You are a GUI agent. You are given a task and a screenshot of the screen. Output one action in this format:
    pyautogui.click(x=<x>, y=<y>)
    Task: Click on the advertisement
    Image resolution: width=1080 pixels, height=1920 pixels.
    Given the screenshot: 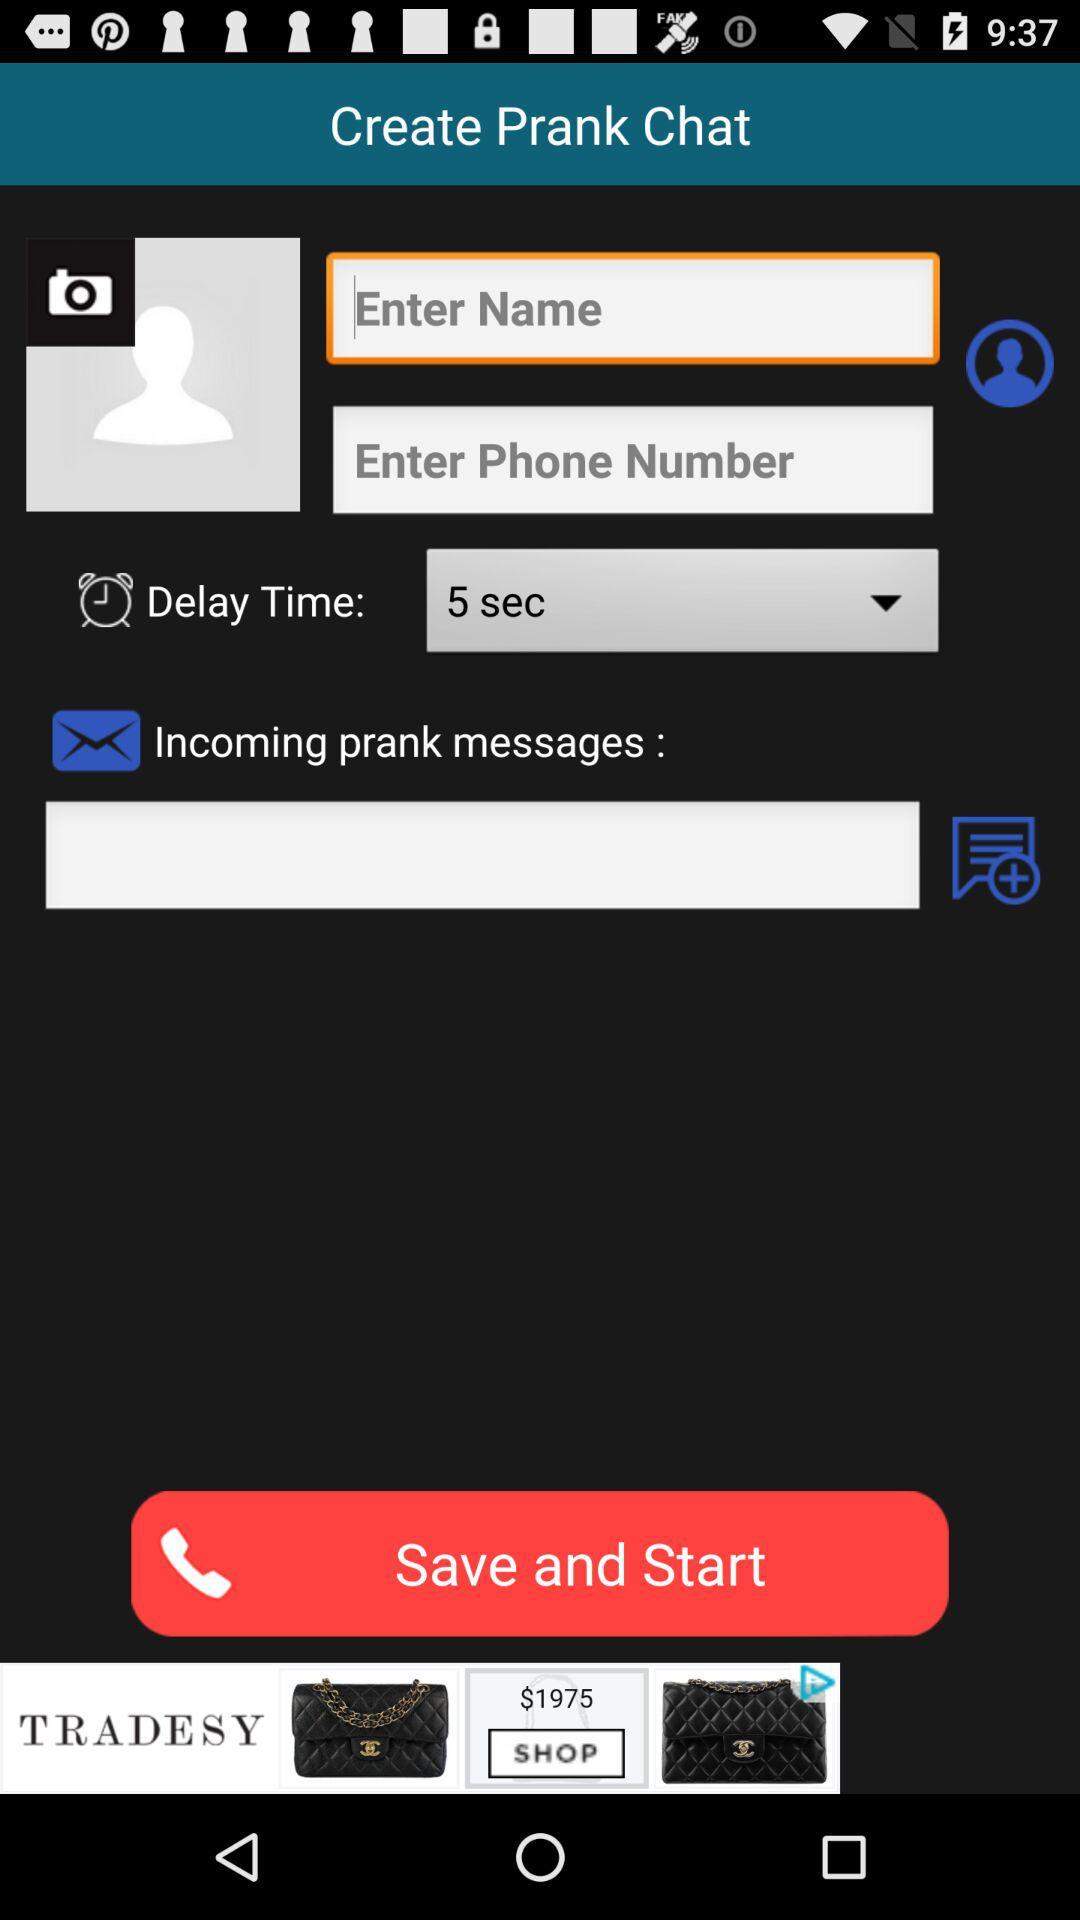 What is the action you would take?
    pyautogui.click(x=419, y=1727)
    